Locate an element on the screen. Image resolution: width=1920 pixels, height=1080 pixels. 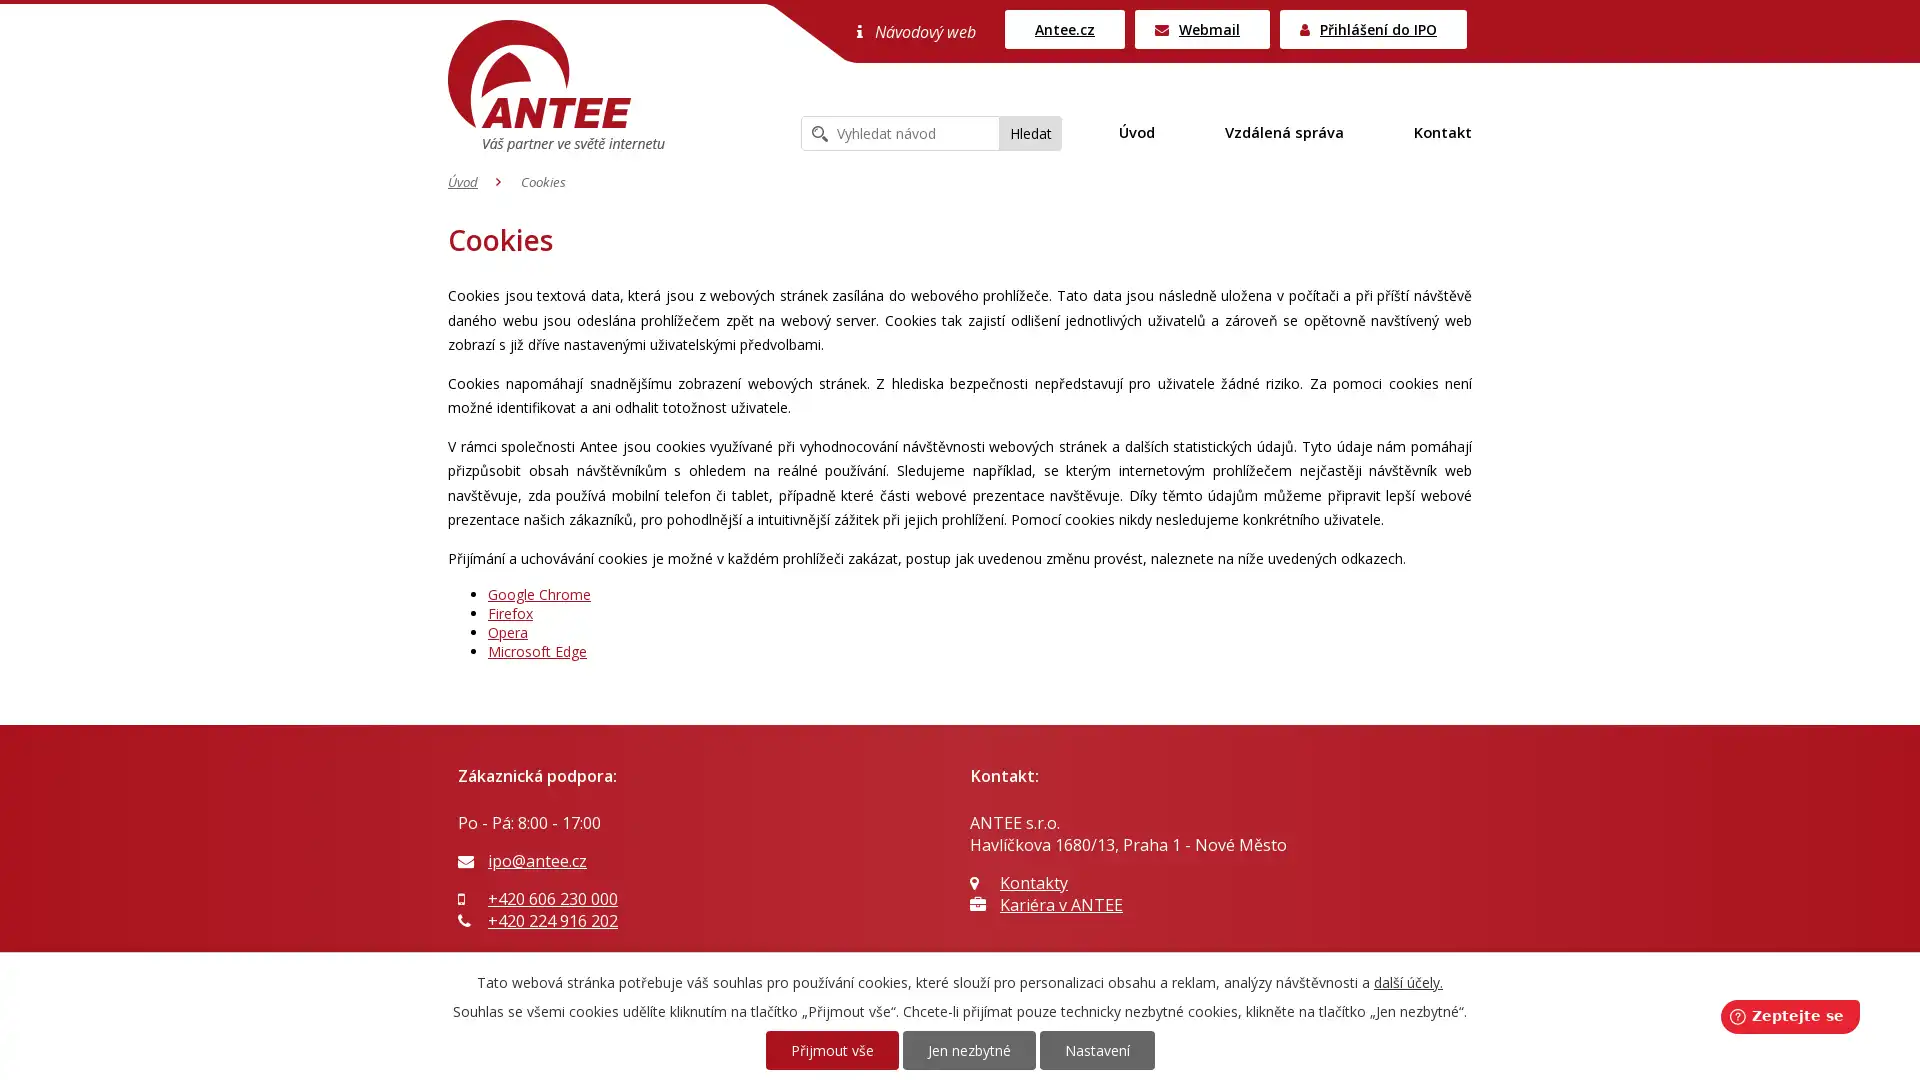
Hledat is located at coordinates (1031, 133).